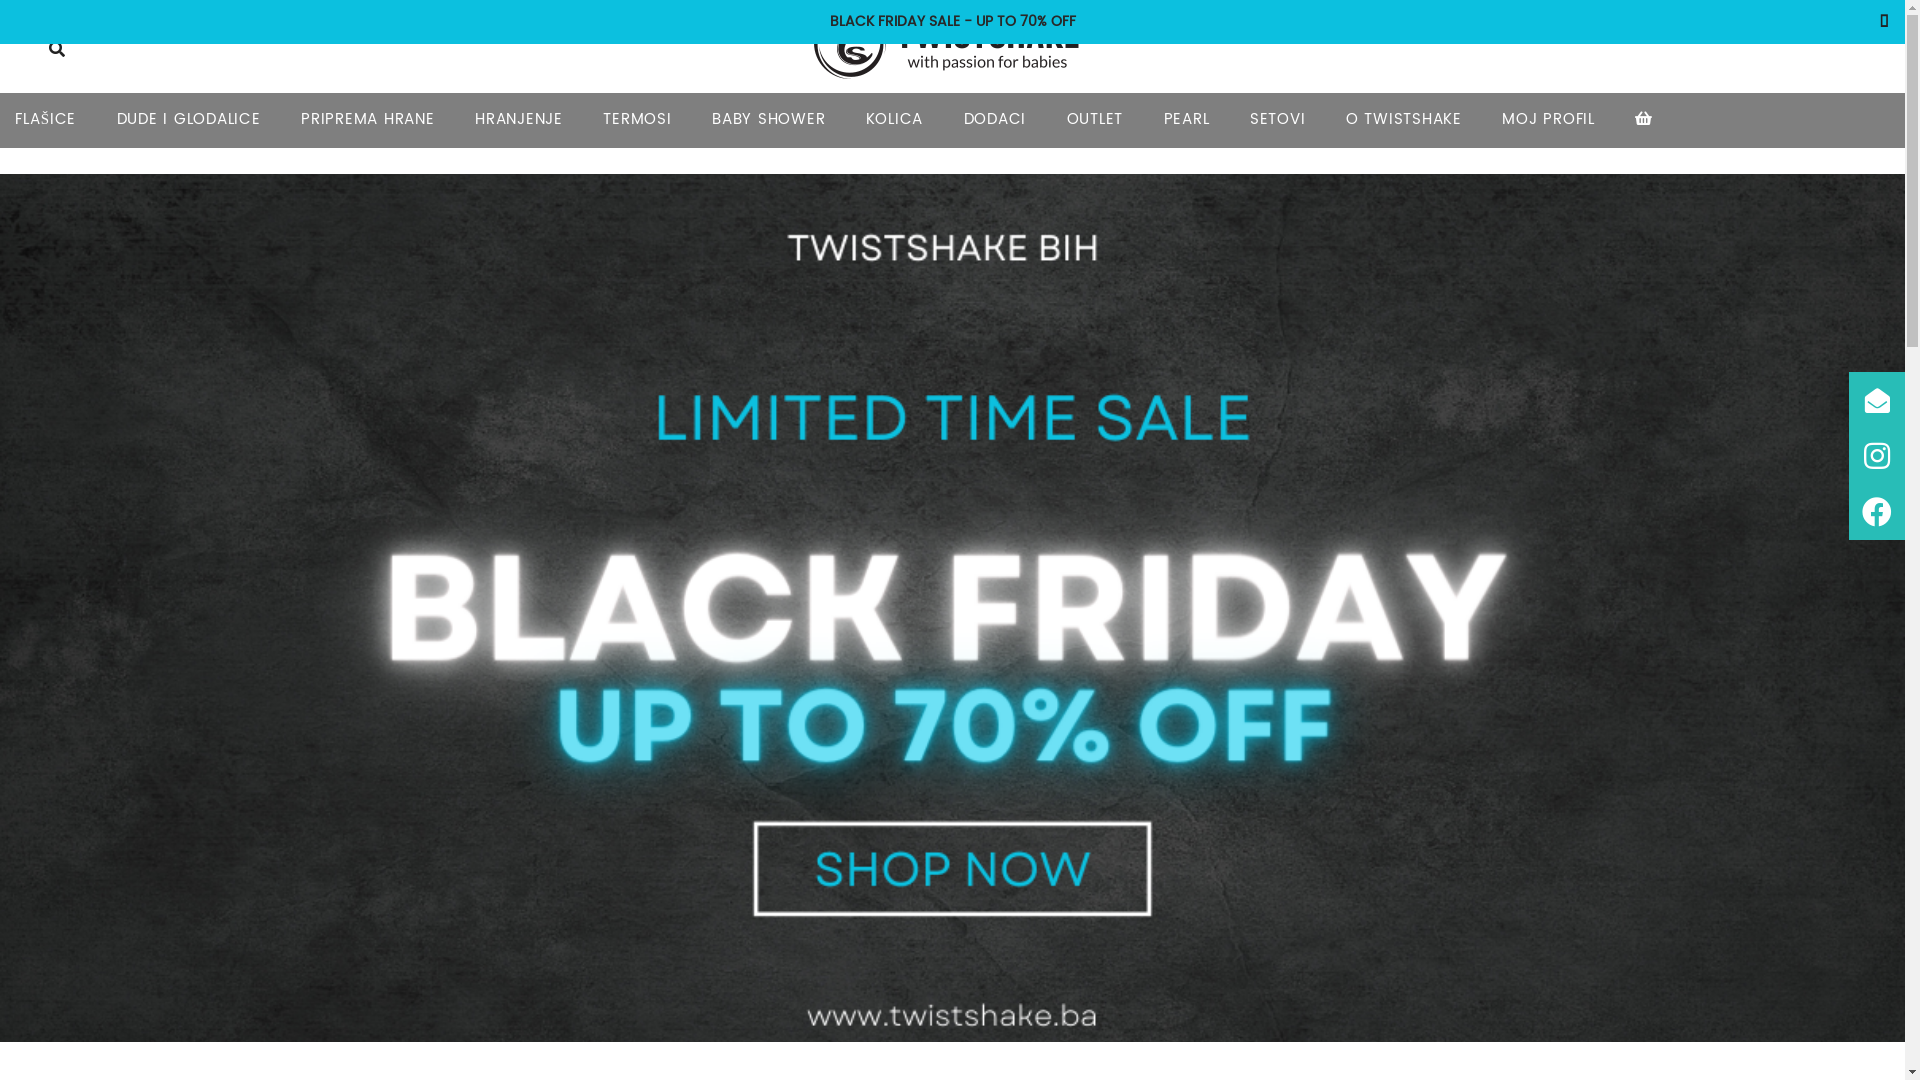 This screenshot has height=1080, width=1920. Describe the element at coordinates (893, 120) in the screenshot. I see `'KOLICA'` at that location.